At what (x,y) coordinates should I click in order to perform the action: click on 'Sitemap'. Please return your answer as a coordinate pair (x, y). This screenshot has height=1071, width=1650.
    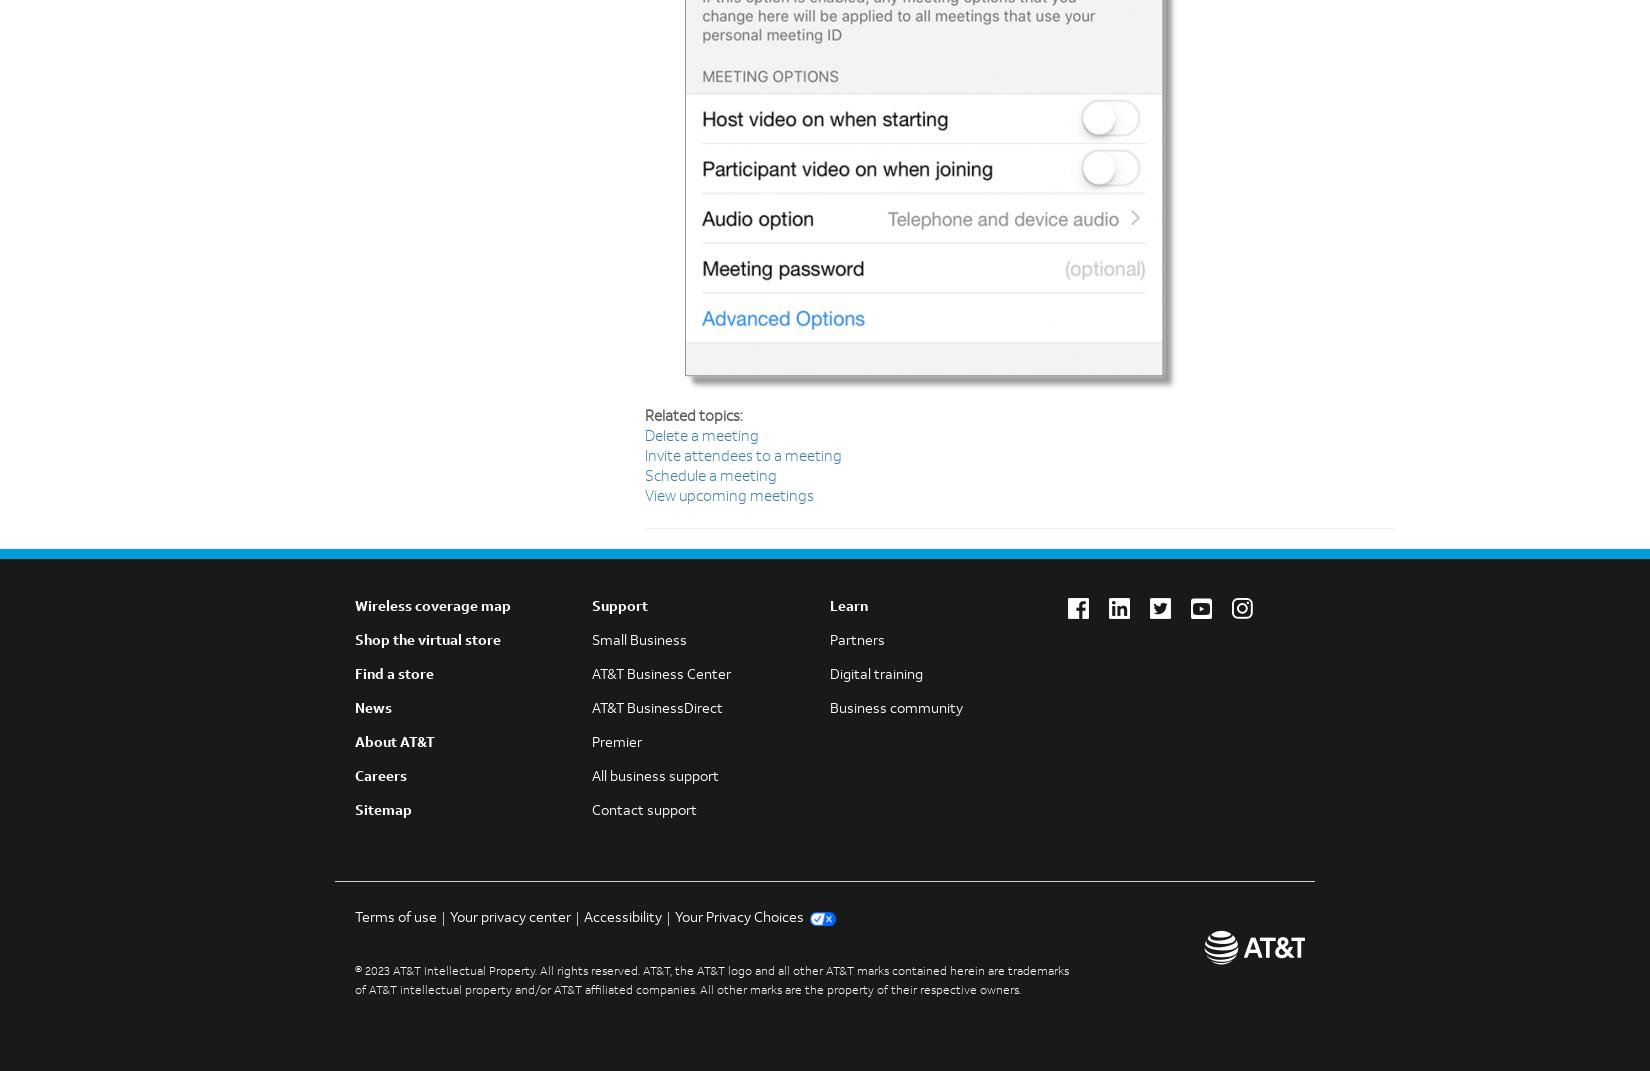
    Looking at the image, I should click on (382, 810).